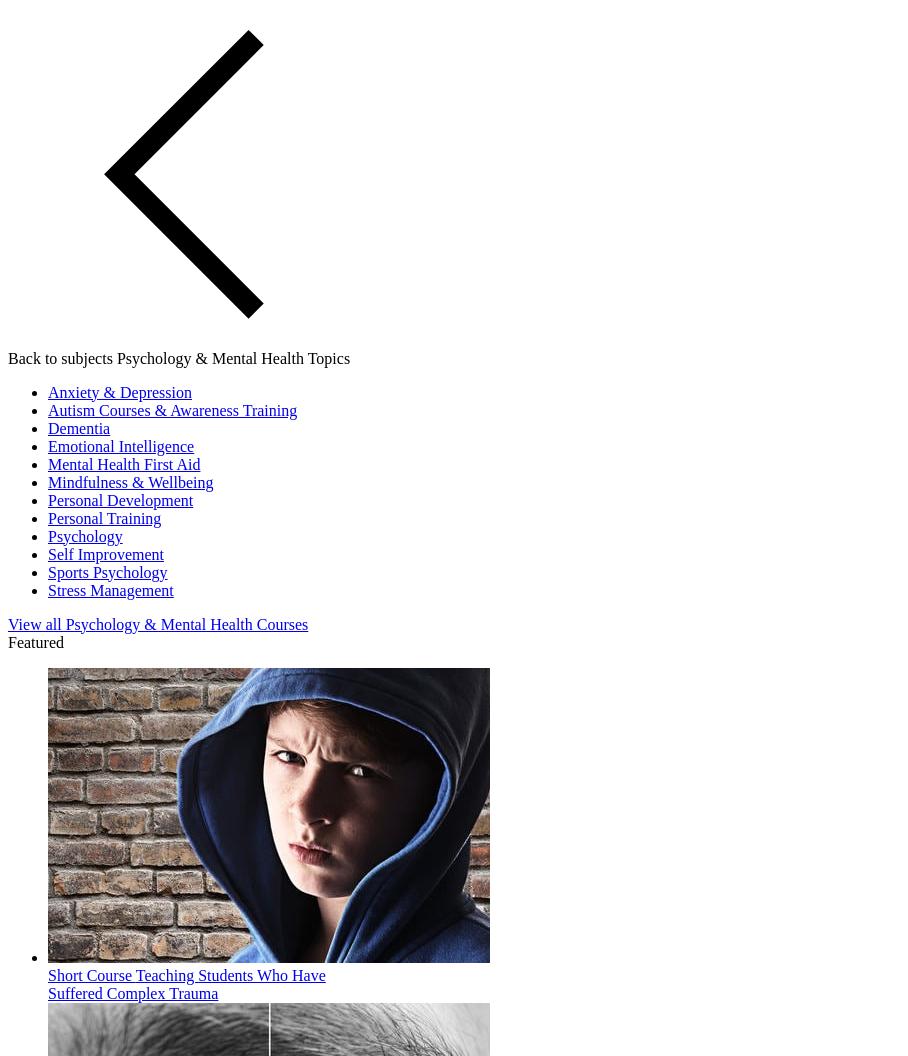 Image resolution: width=908 pixels, height=1056 pixels. I want to click on 'Anxiety & Depression', so click(119, 390).